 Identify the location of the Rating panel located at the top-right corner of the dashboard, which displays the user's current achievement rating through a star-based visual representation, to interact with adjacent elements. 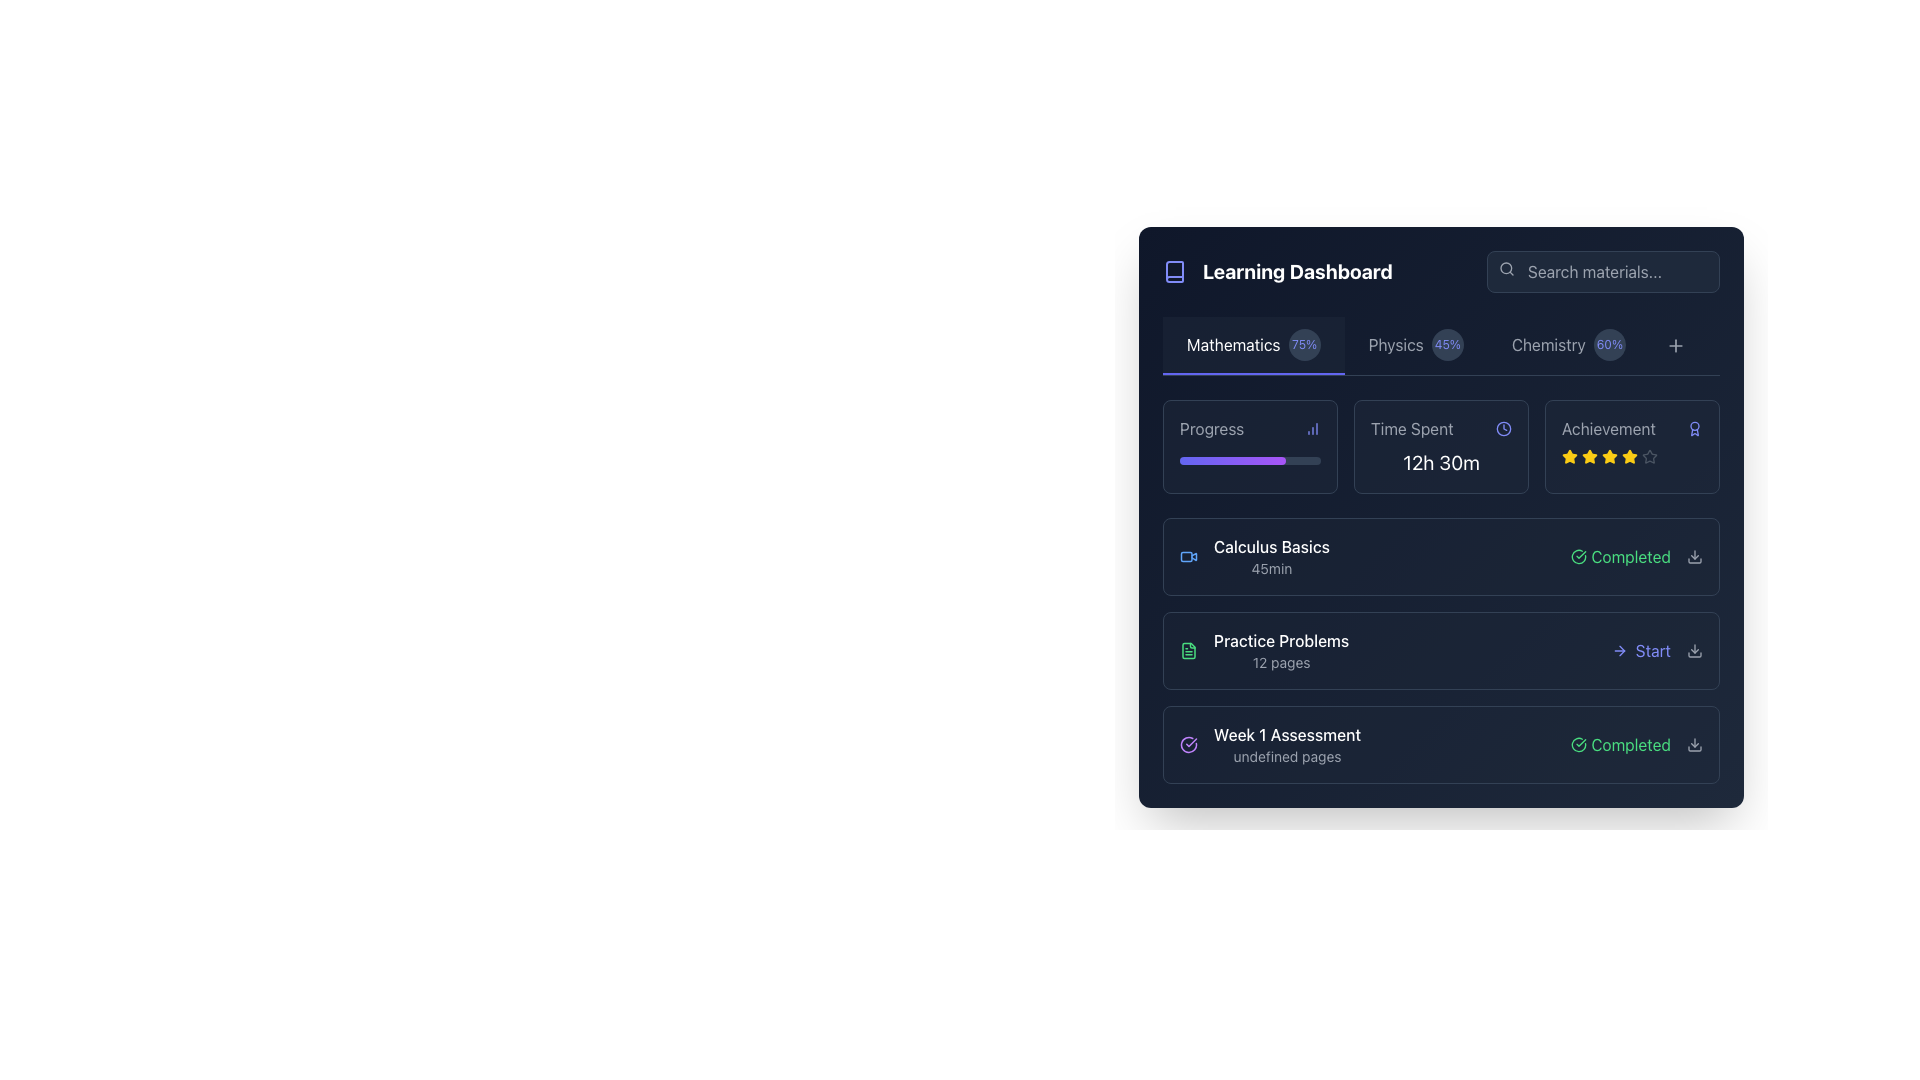
(1632, 446).